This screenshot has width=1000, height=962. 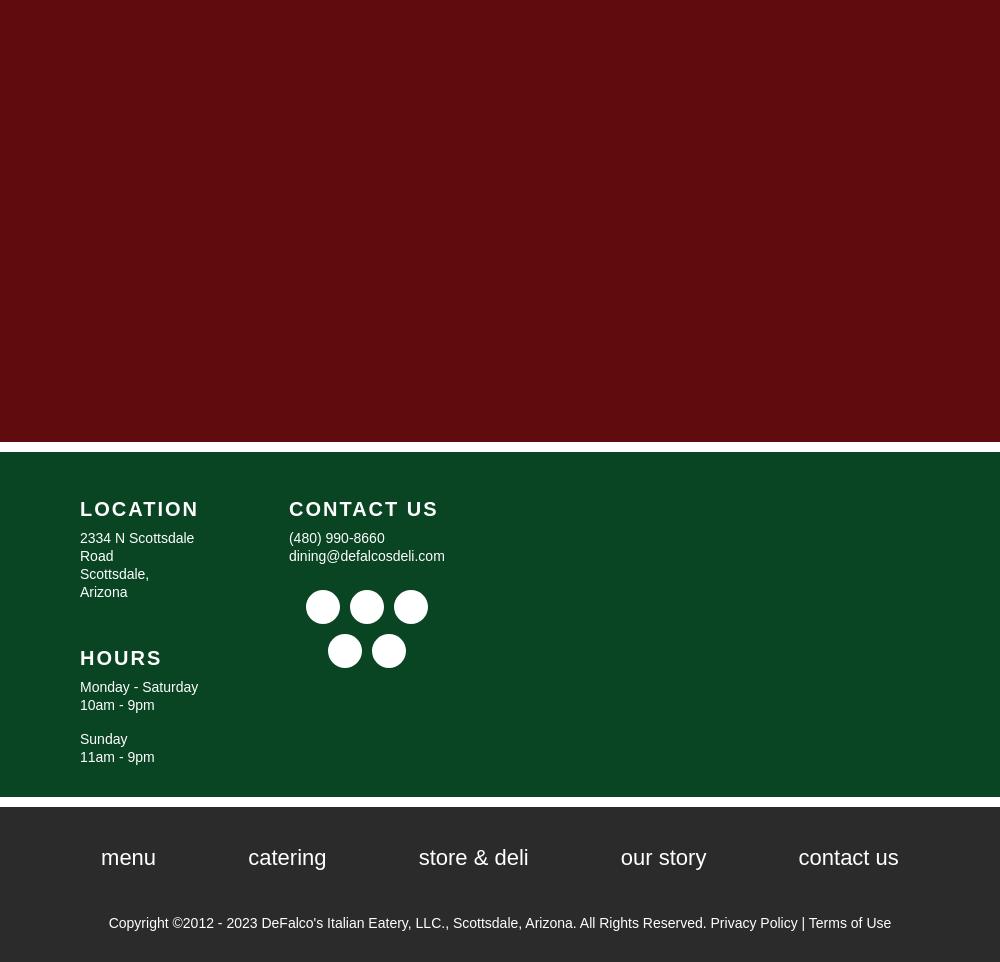 What do you see at coordinates (753, 921) in the screenshot?
I see `'Privacy Policy'` at bounding box center [753, 921].